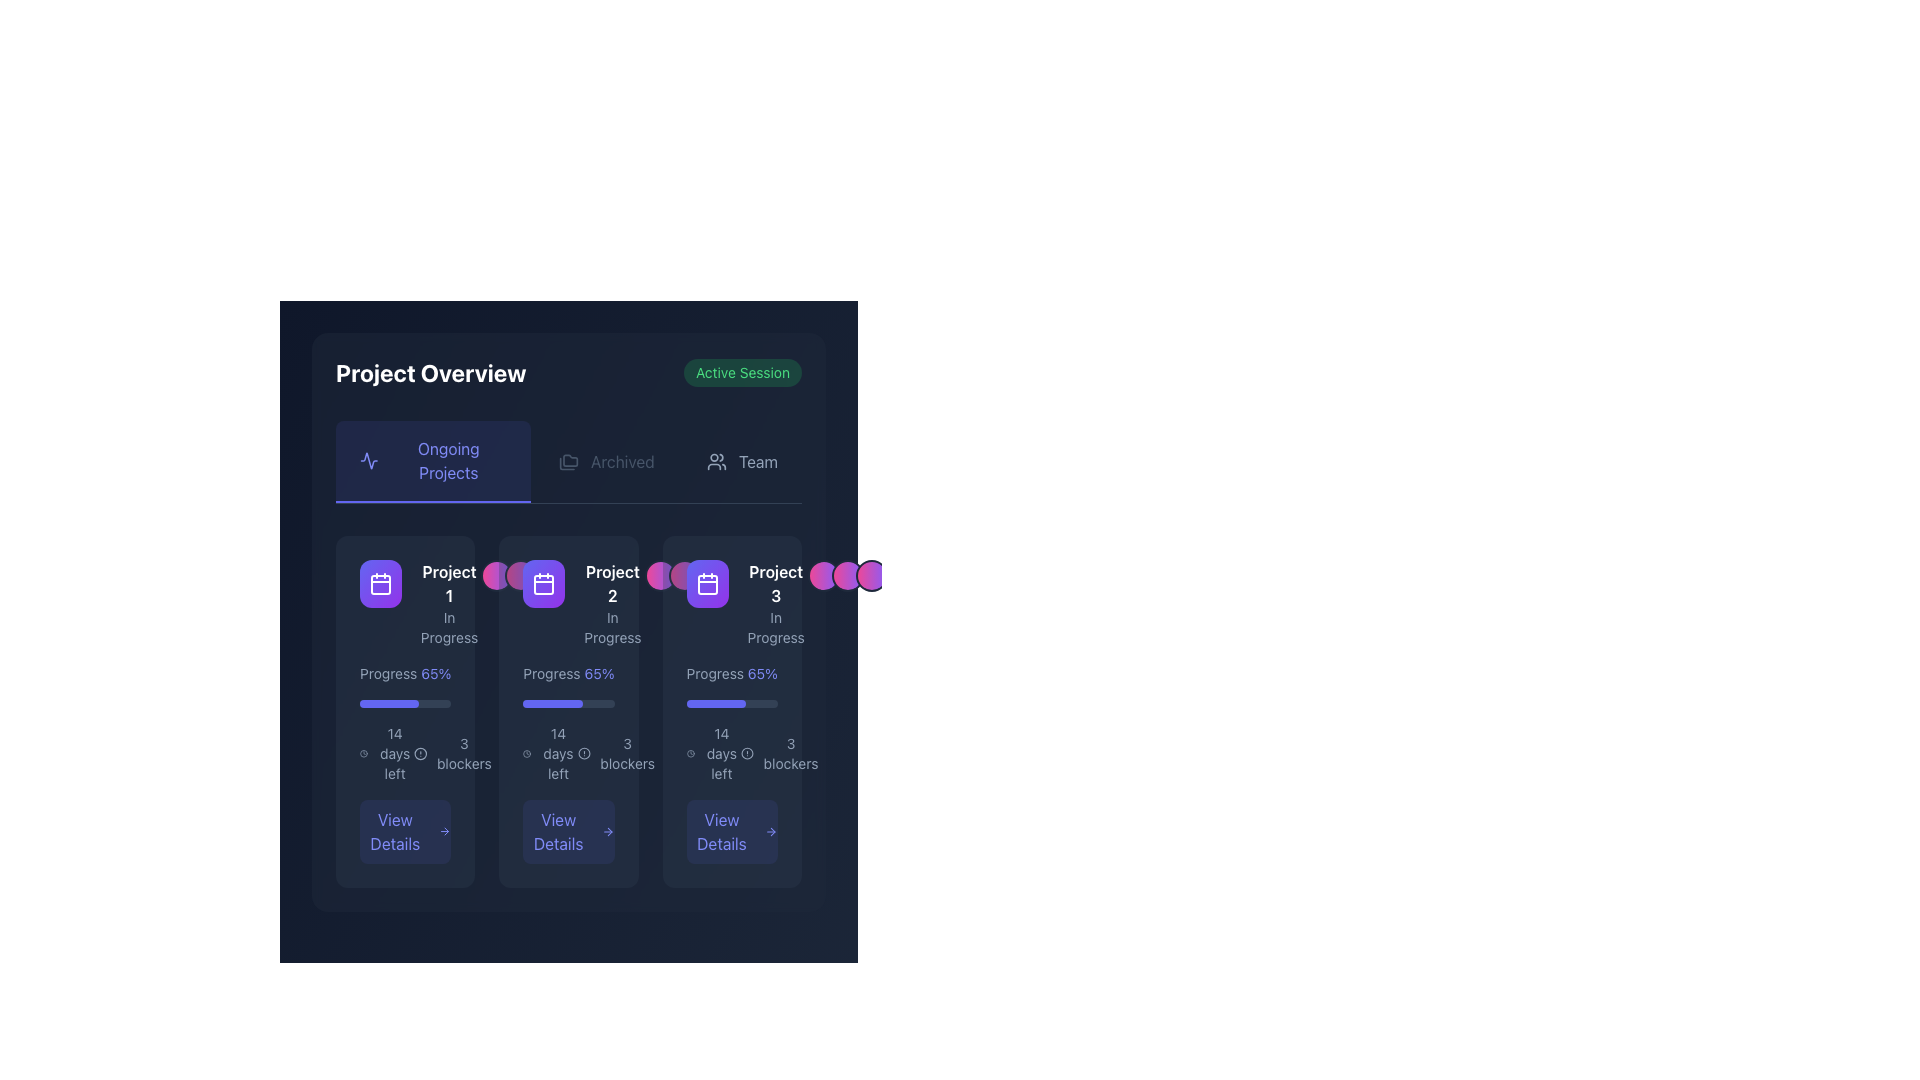 The image size is (1920, 1080). Describe the element at coordinates (544, 583) in the screenshot. I see `the calendar icon within the 'Project 2' card located in the 'Ongoing Projects' section` at that location.